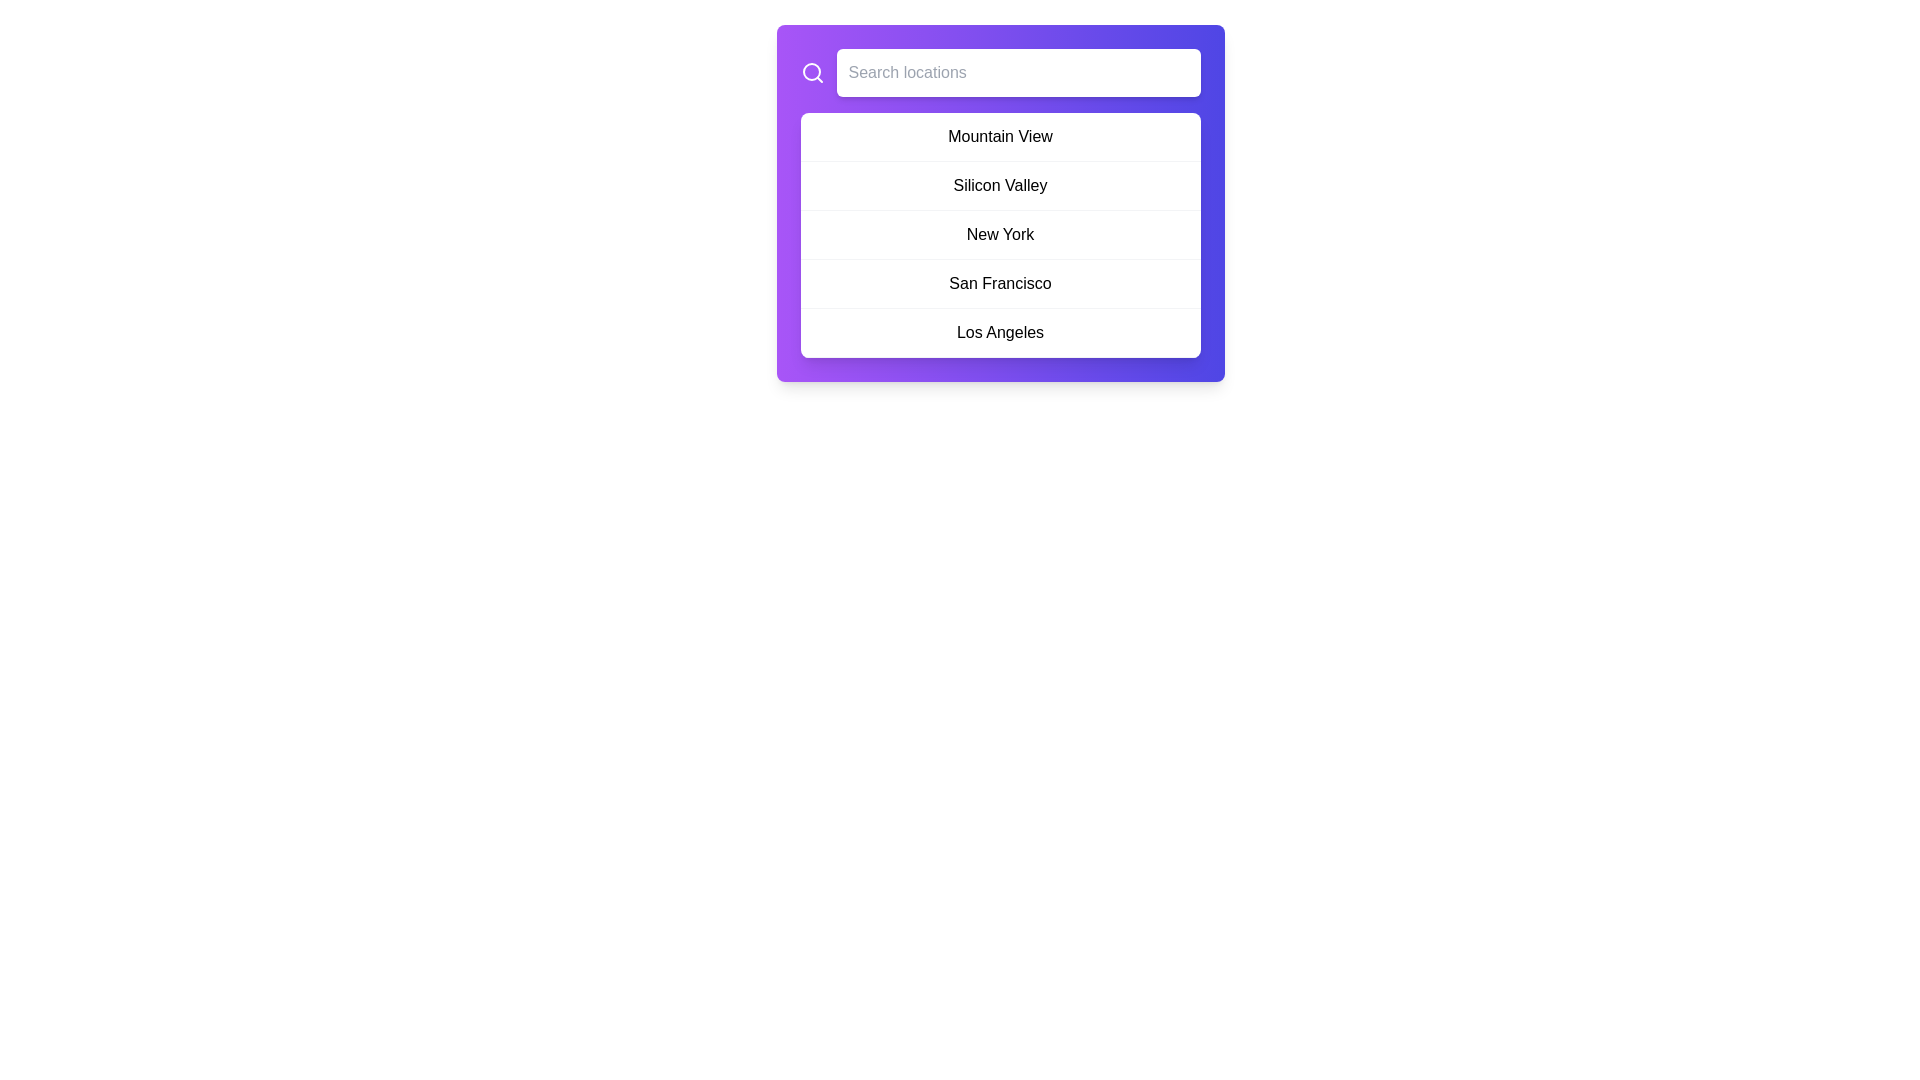  What do you see at coordinates (811, 71) in the screenshot?
I see `the circular part of the SVG icon that resembles a magnifying glass, which is located to the left of the input field containing the placeholder text 'Search locations'` at bounding box center [811, 71].